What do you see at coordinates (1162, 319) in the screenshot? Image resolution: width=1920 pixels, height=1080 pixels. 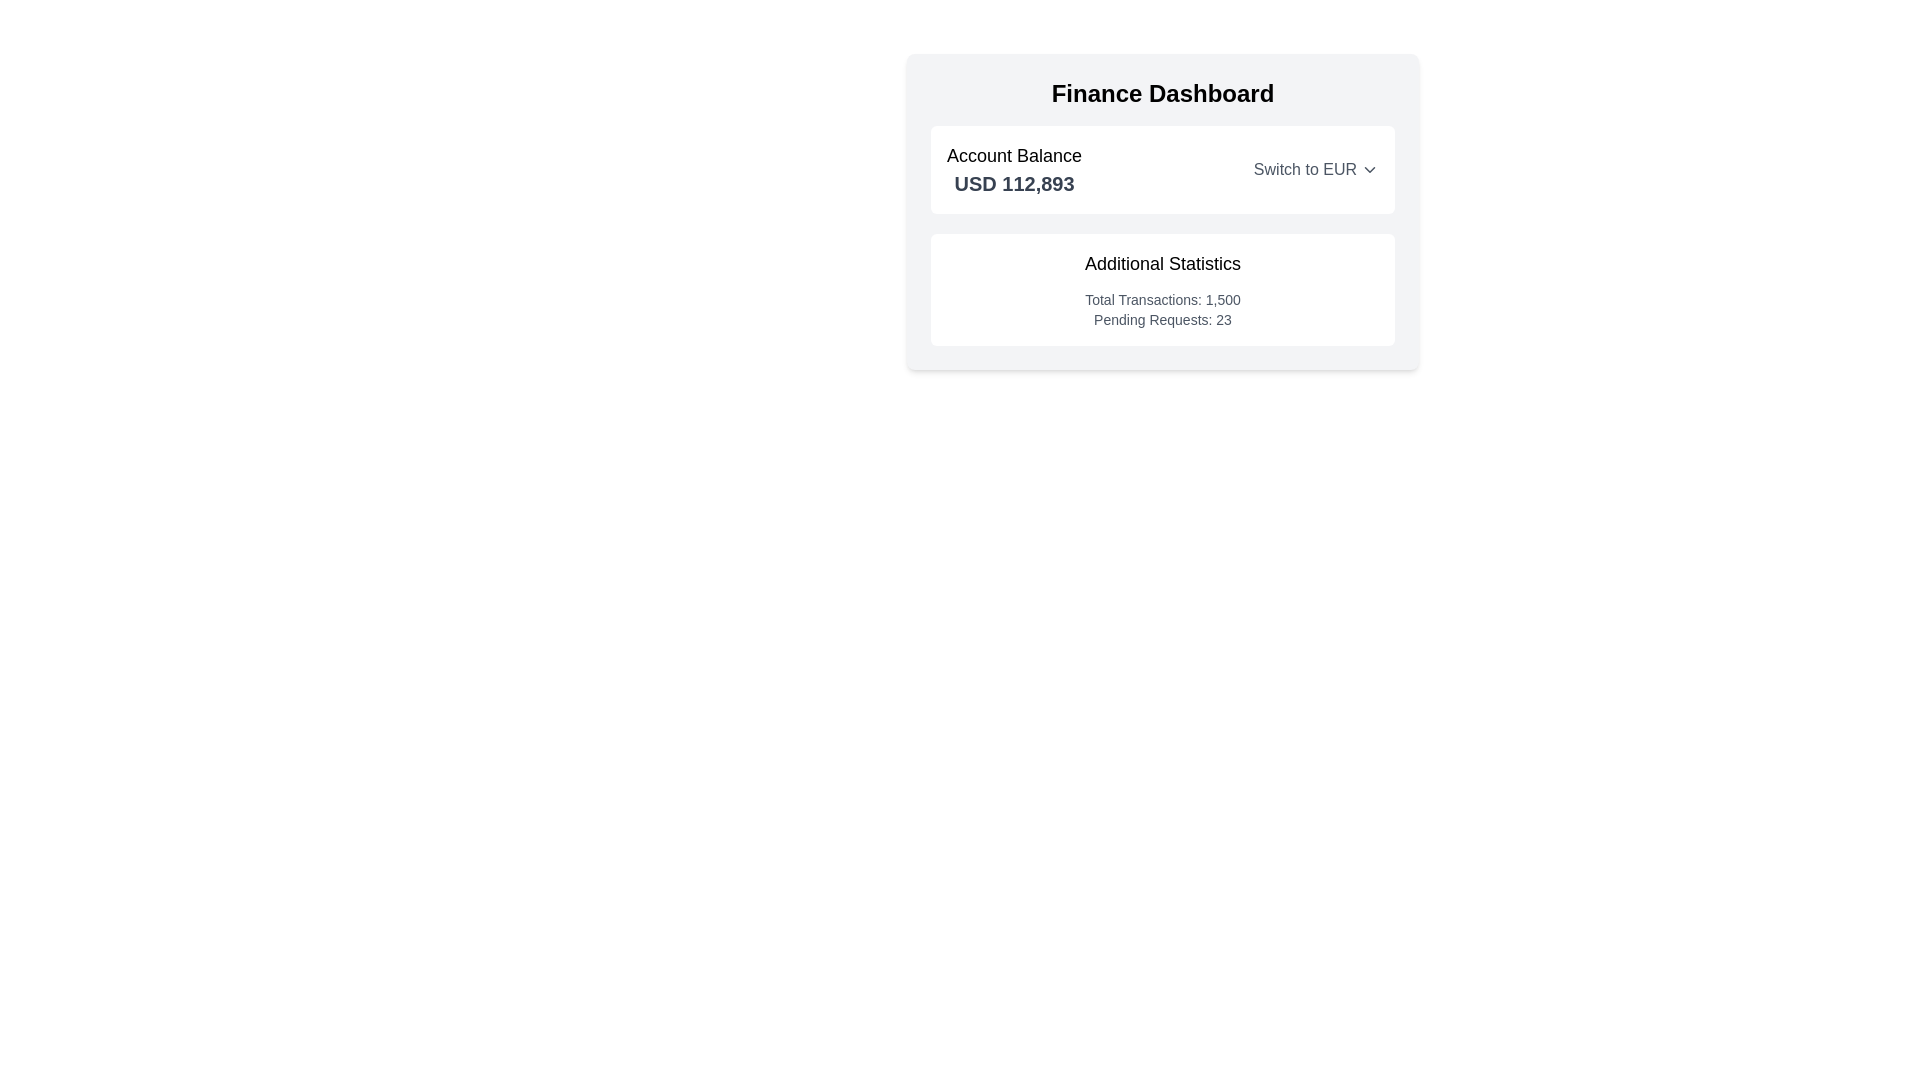 I see `statistical value from the text label that displays 'Pending Requests: 23', which is located beneath the 'Total Transactions: 1,500' text in the 'Additional Statistics' section` at bounding box center [1162, 319].